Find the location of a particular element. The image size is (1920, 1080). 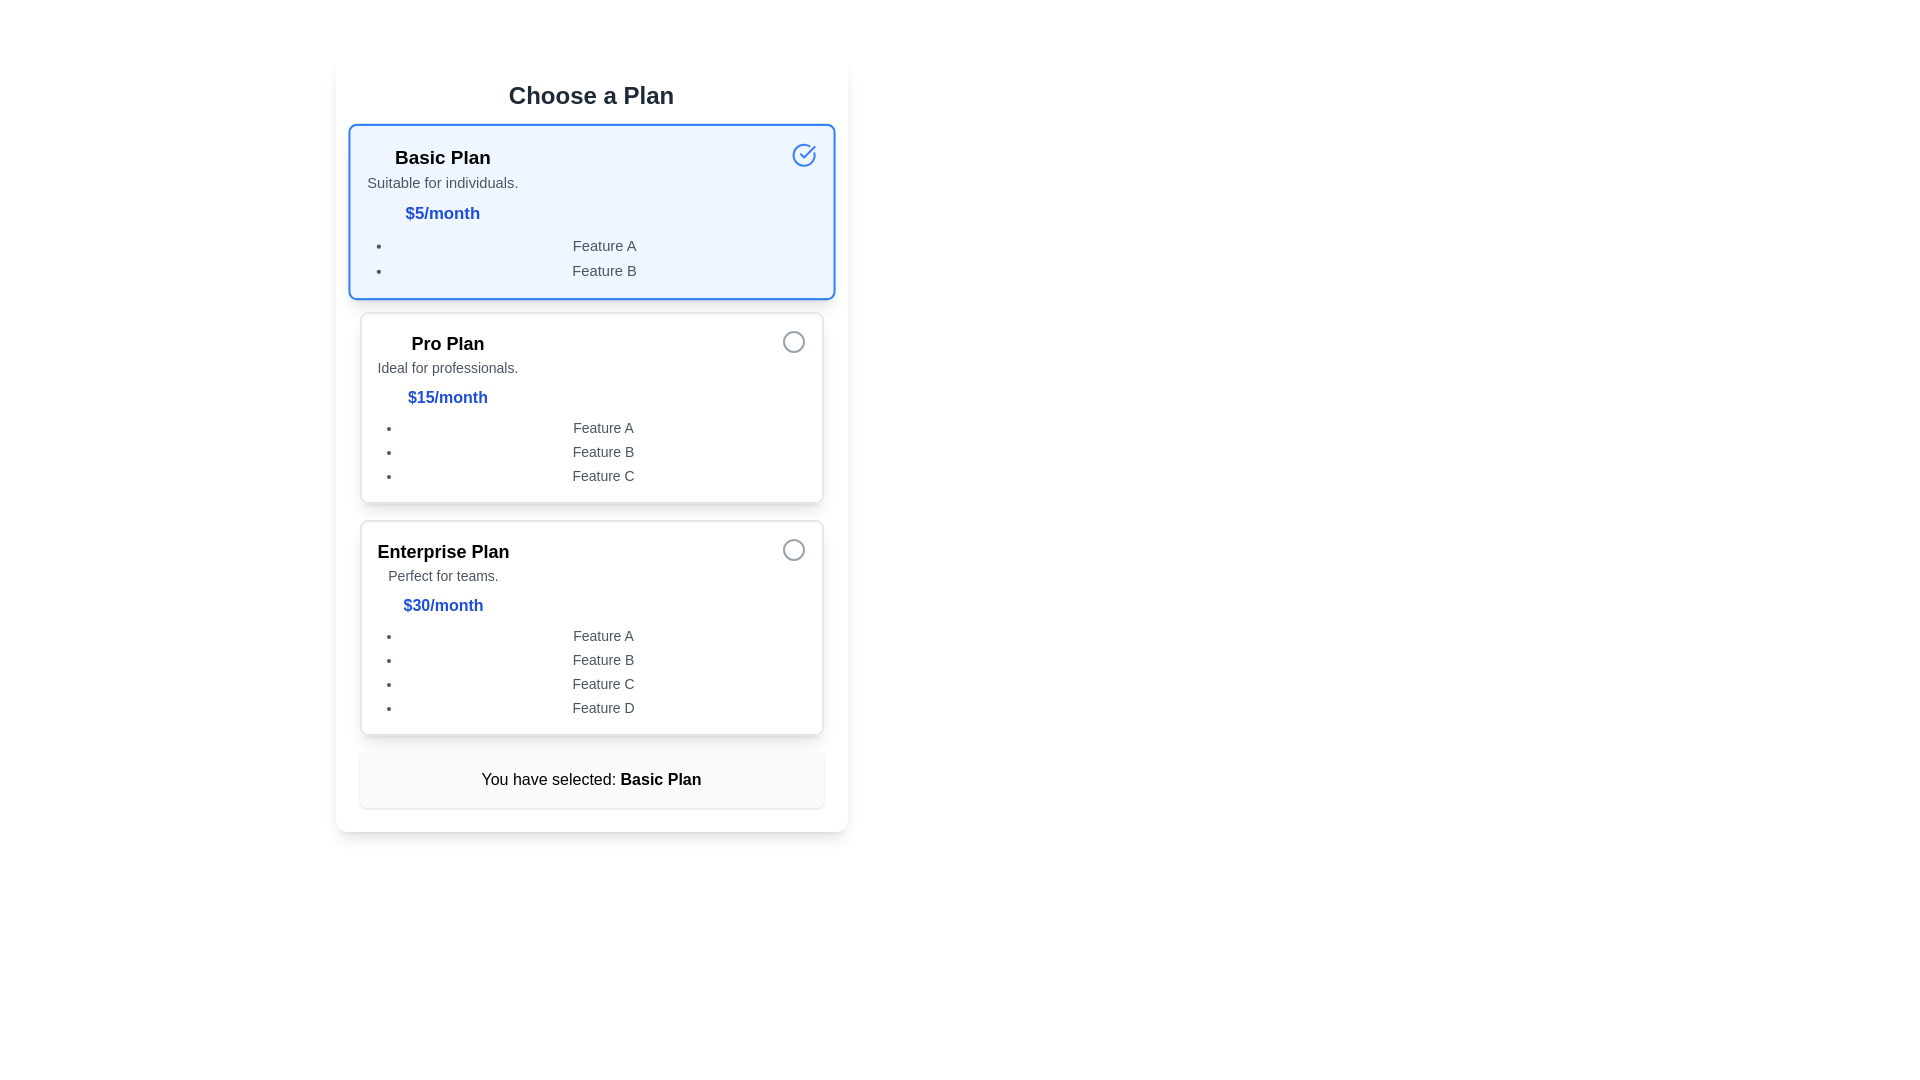

the SVG Circle element located at the top-right corner of the Pro Plan card, which resembles a small ring or dot with a thin stroke is located at coordinates (792, 341).